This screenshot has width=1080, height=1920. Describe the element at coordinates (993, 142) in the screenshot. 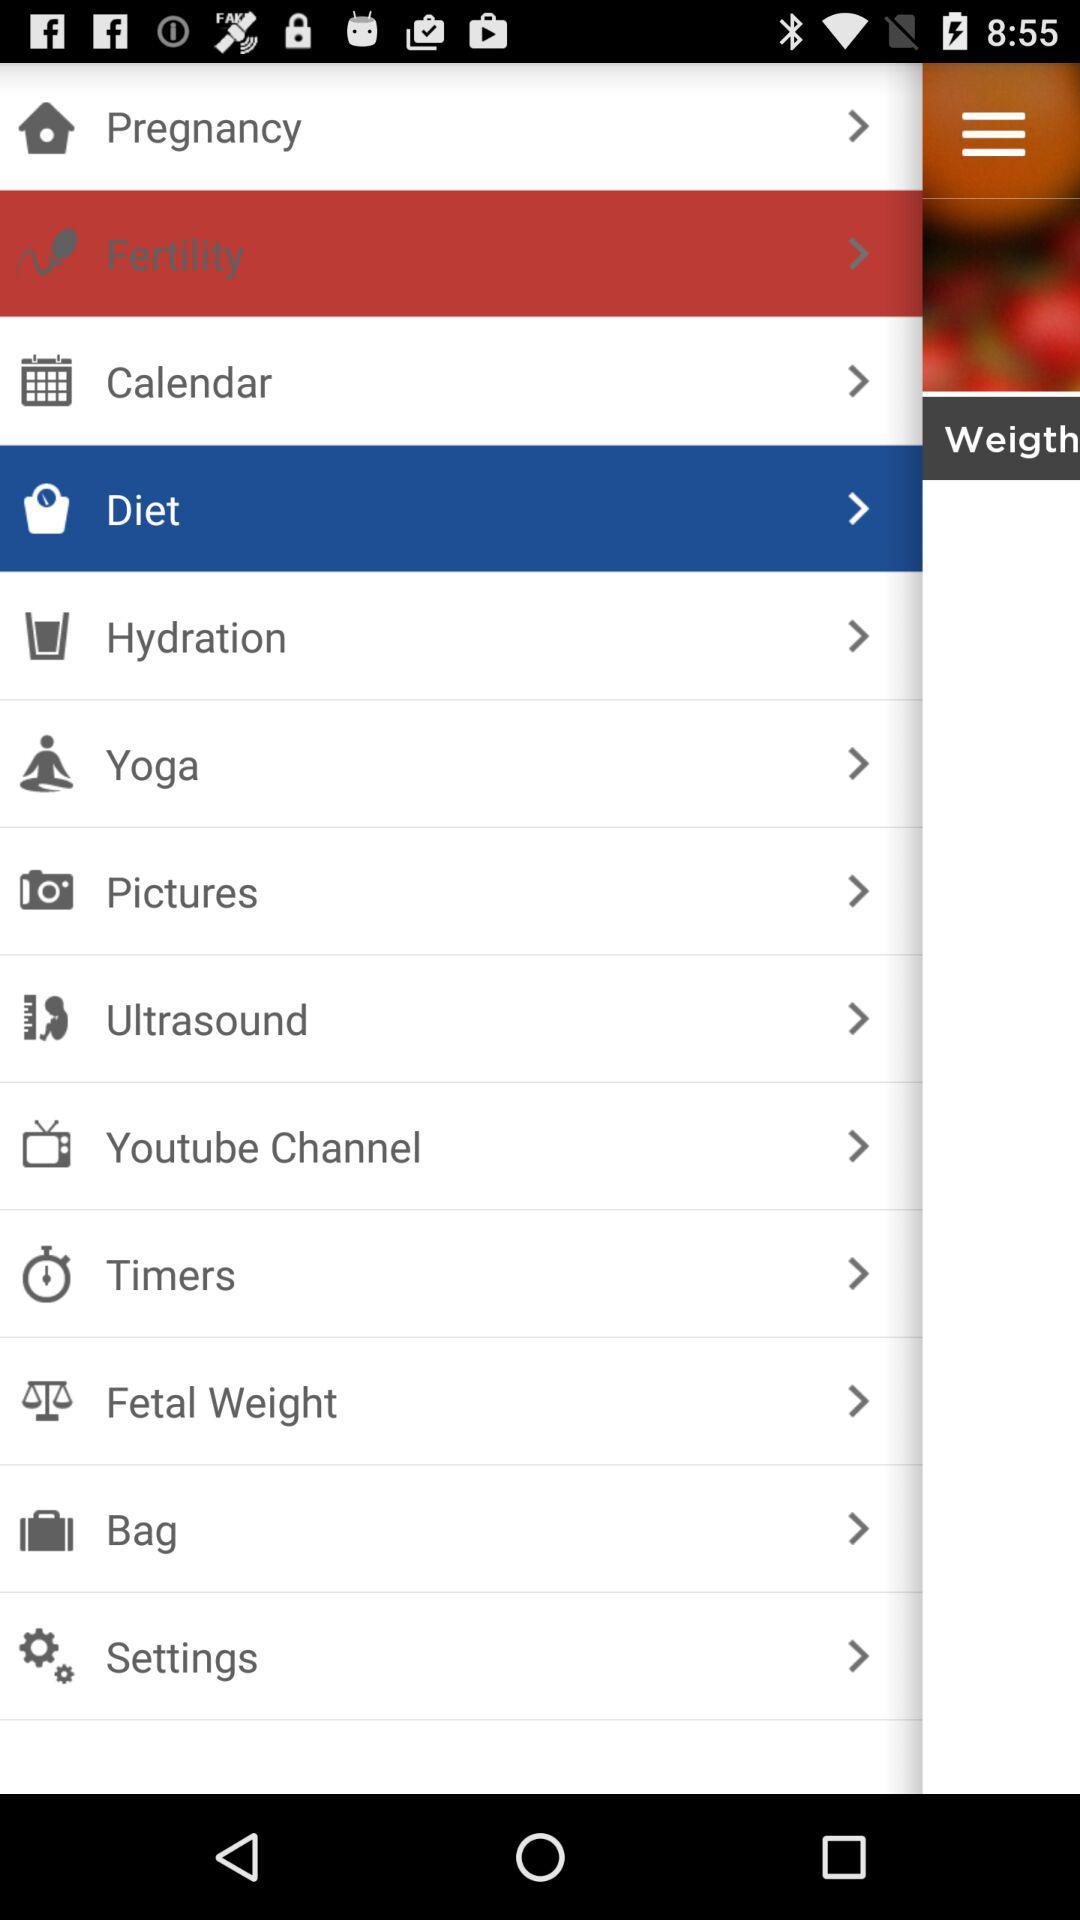

I see `the menu icon` at that location.